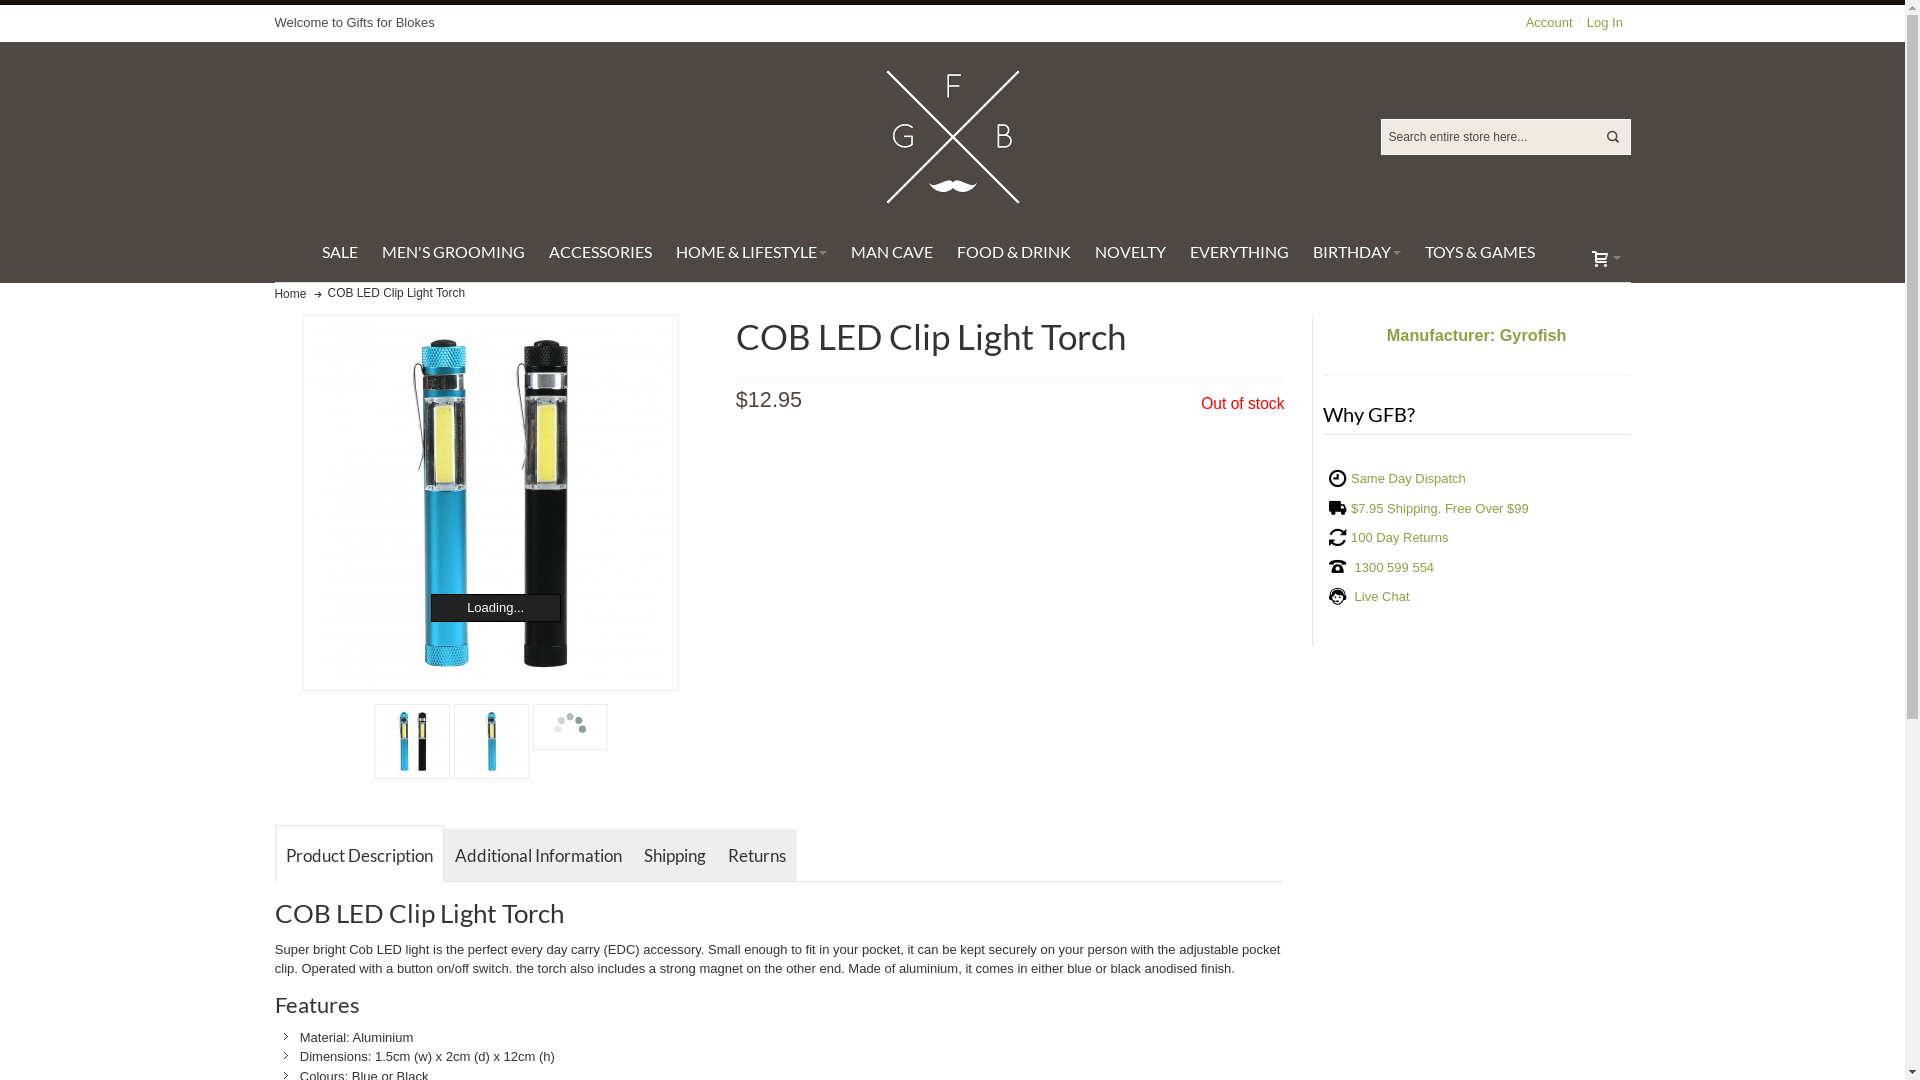 The image size is (1920, 1080). What do you see at coordinates (756, 854) in the screenshot?
I see `'Returns'` at bounding box center [756, 854].